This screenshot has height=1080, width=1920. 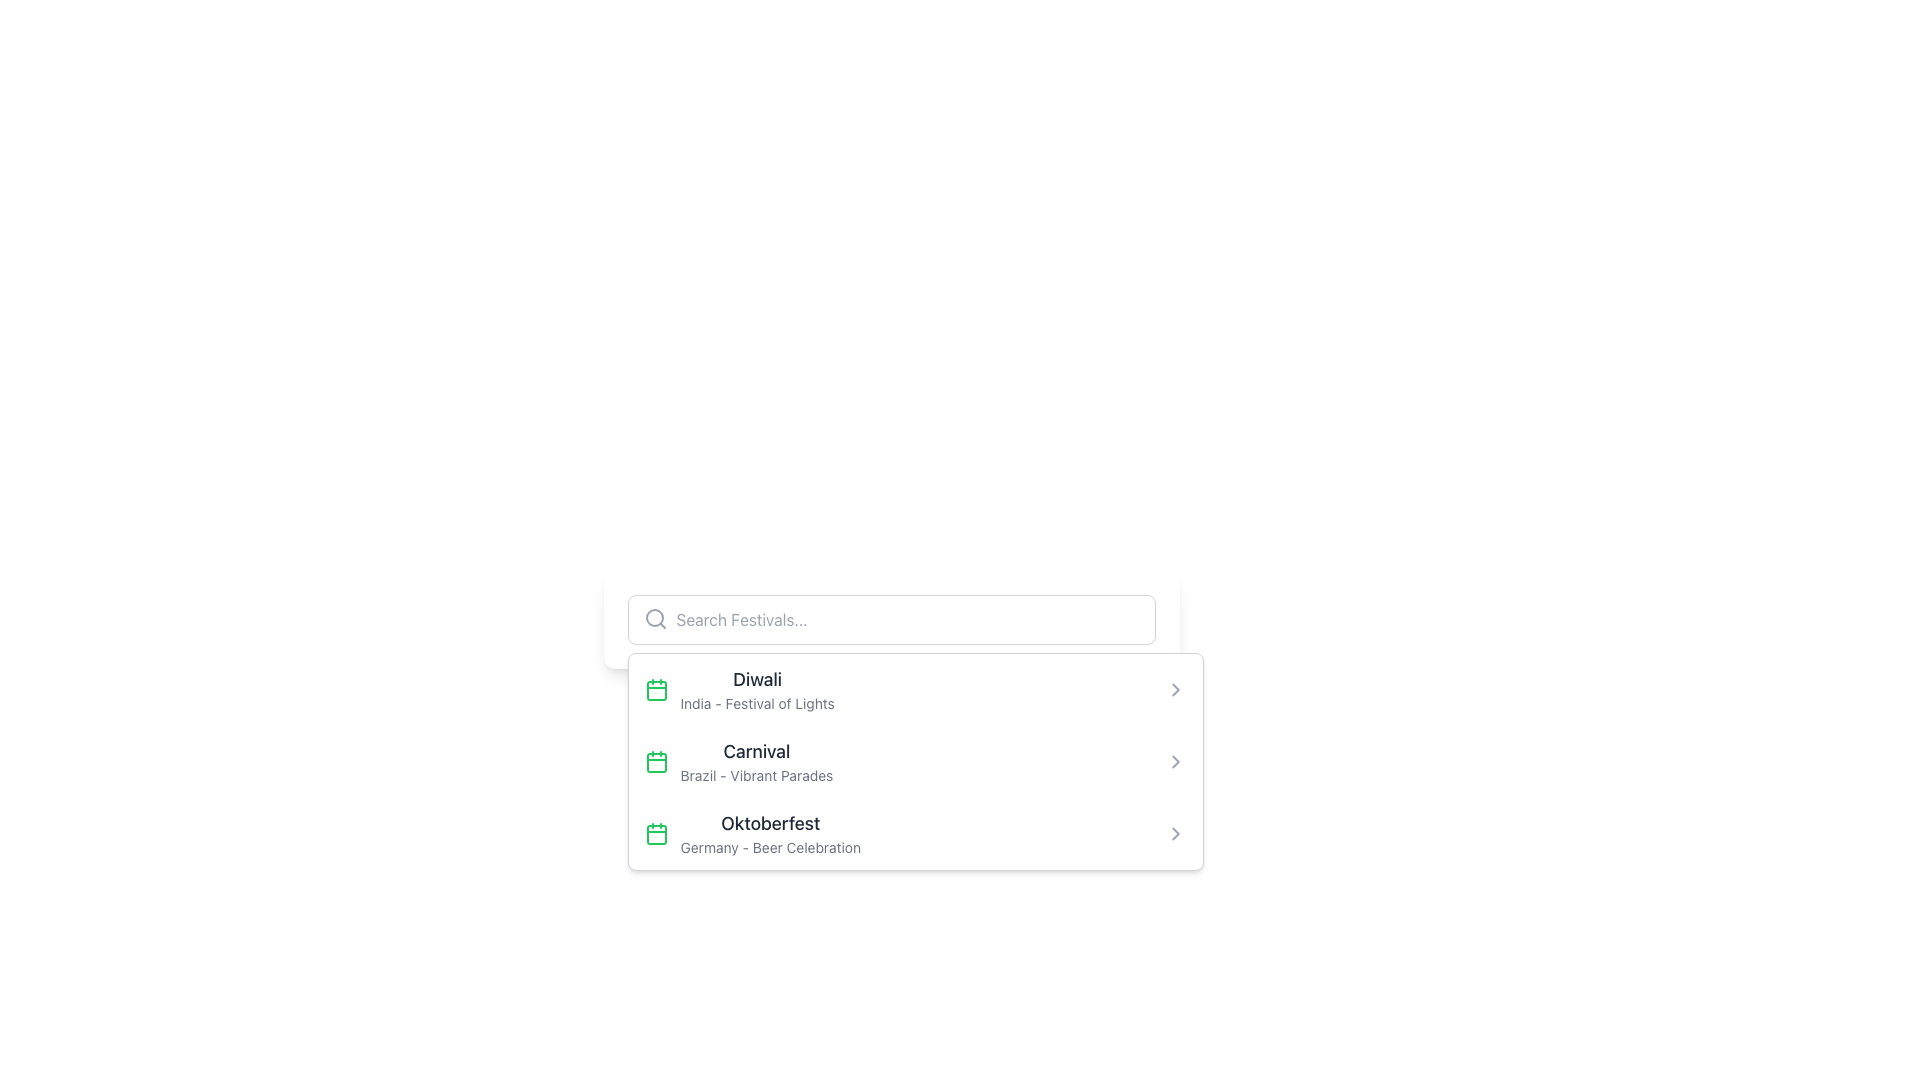 What do you see at coordinates (737, 762) in the screenshot?
I see `the selectable list item labeled 'Carnival' that features a calendar icon and two lines of text for sorting purposes` at bounding box center [737, 762].